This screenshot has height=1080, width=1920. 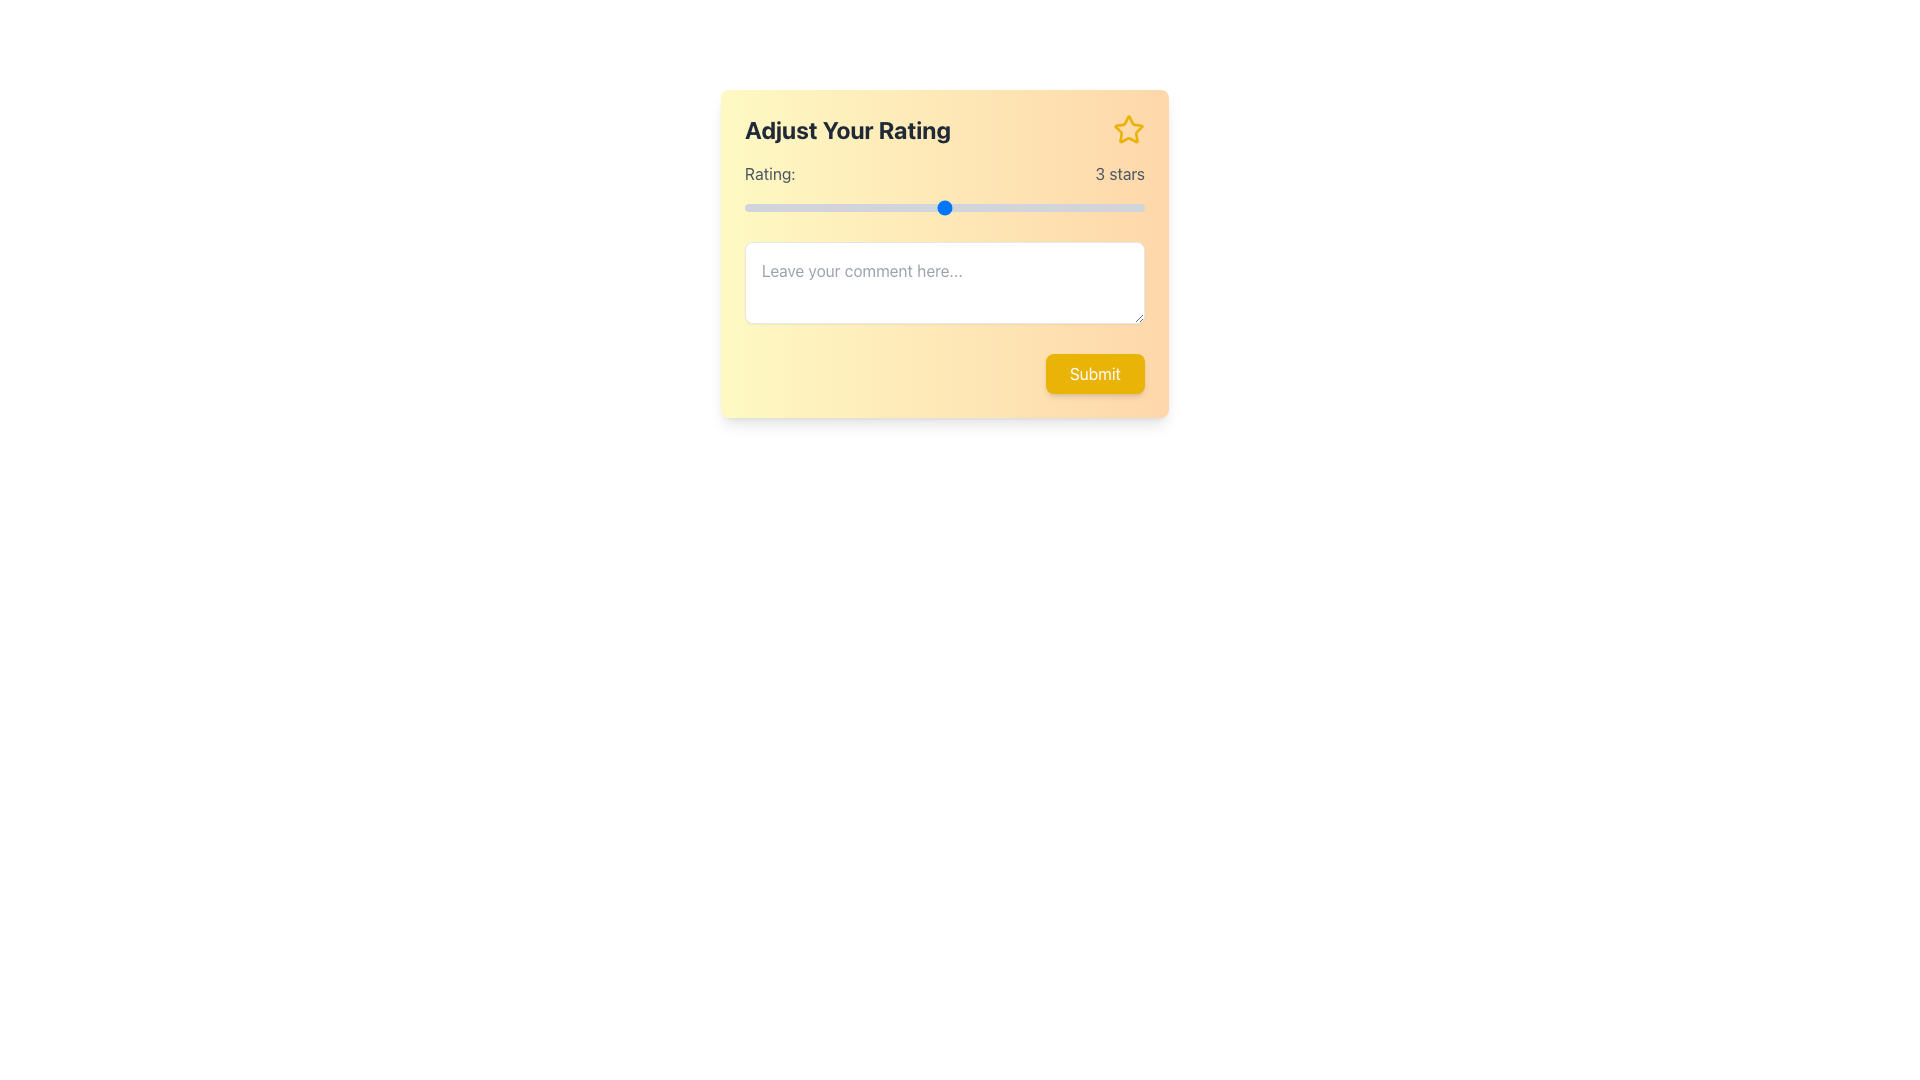 I want to click on the rating slider, so click(x=743, y=208).